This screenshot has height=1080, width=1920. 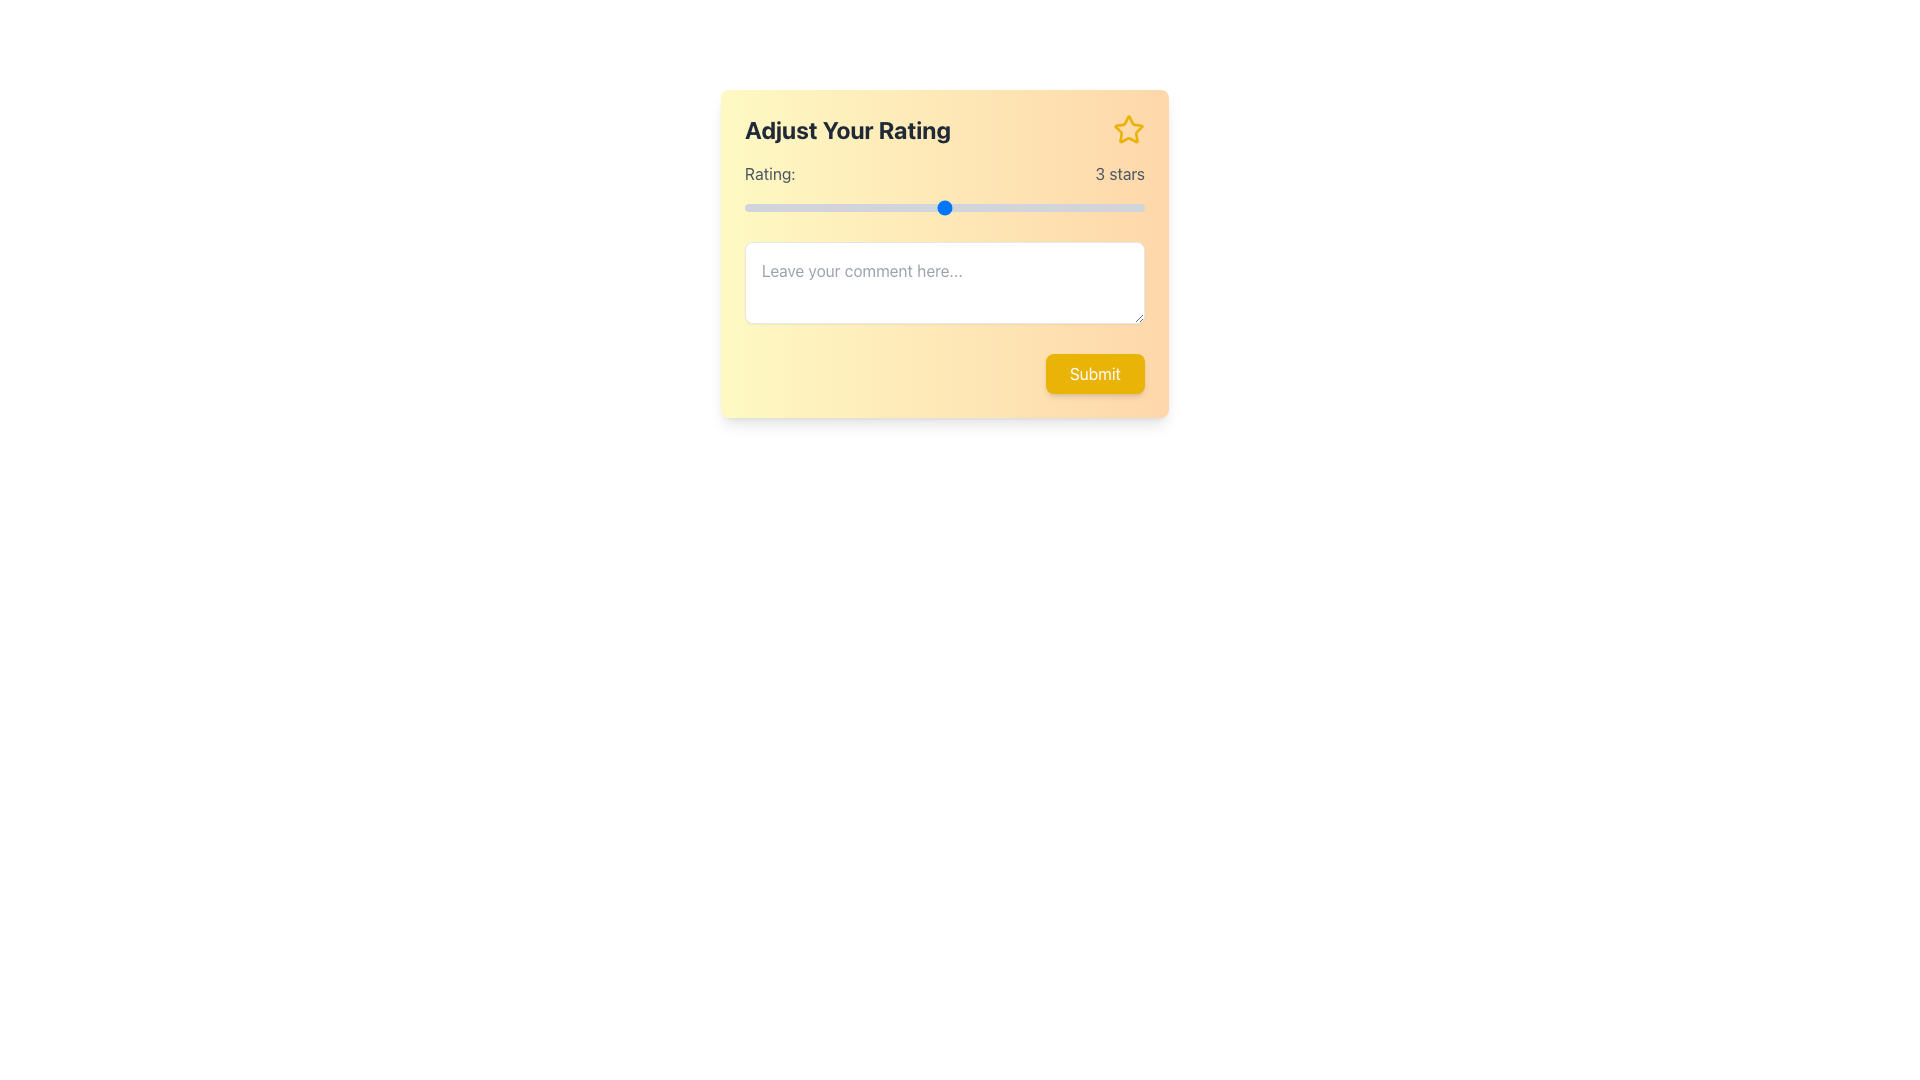 I want to click on the rating slider, so click(x=743, y=208).